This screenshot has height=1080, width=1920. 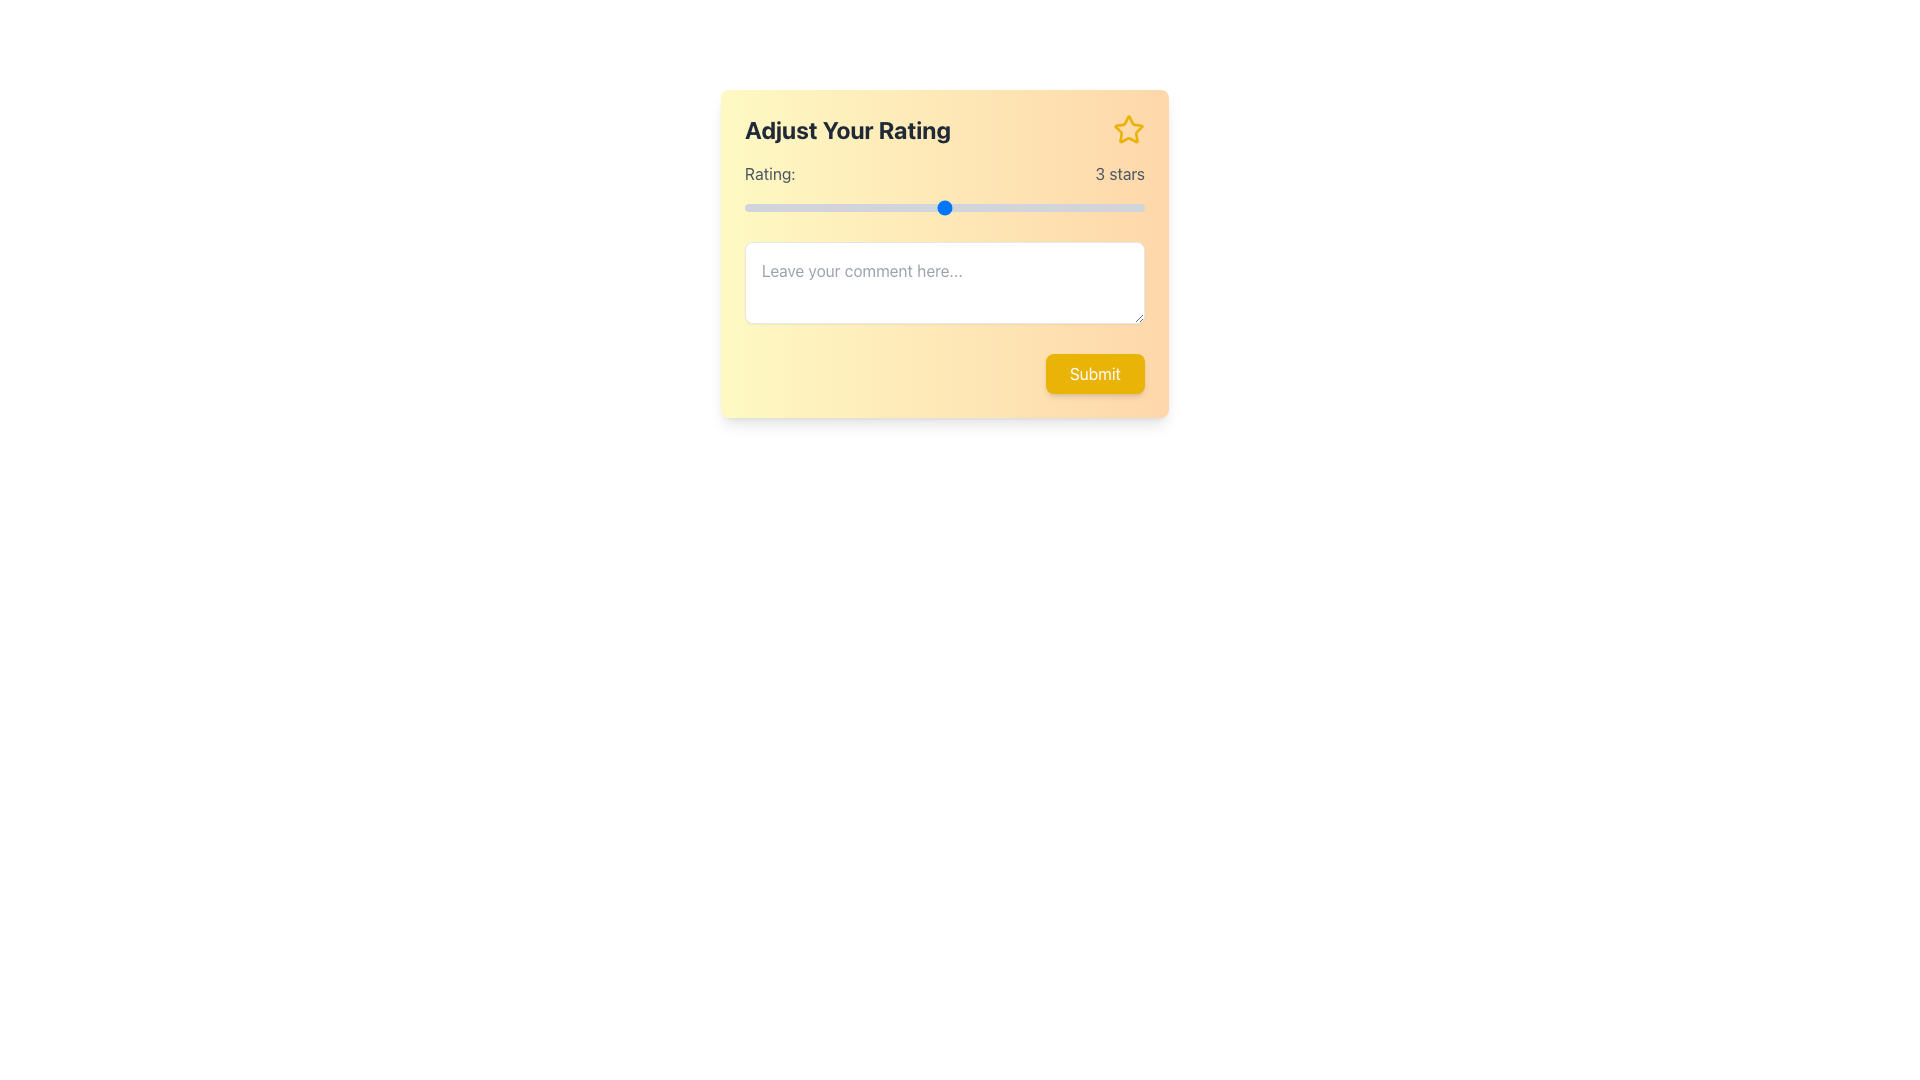 I want to click on the rating slider, so click(x=743, y=208).